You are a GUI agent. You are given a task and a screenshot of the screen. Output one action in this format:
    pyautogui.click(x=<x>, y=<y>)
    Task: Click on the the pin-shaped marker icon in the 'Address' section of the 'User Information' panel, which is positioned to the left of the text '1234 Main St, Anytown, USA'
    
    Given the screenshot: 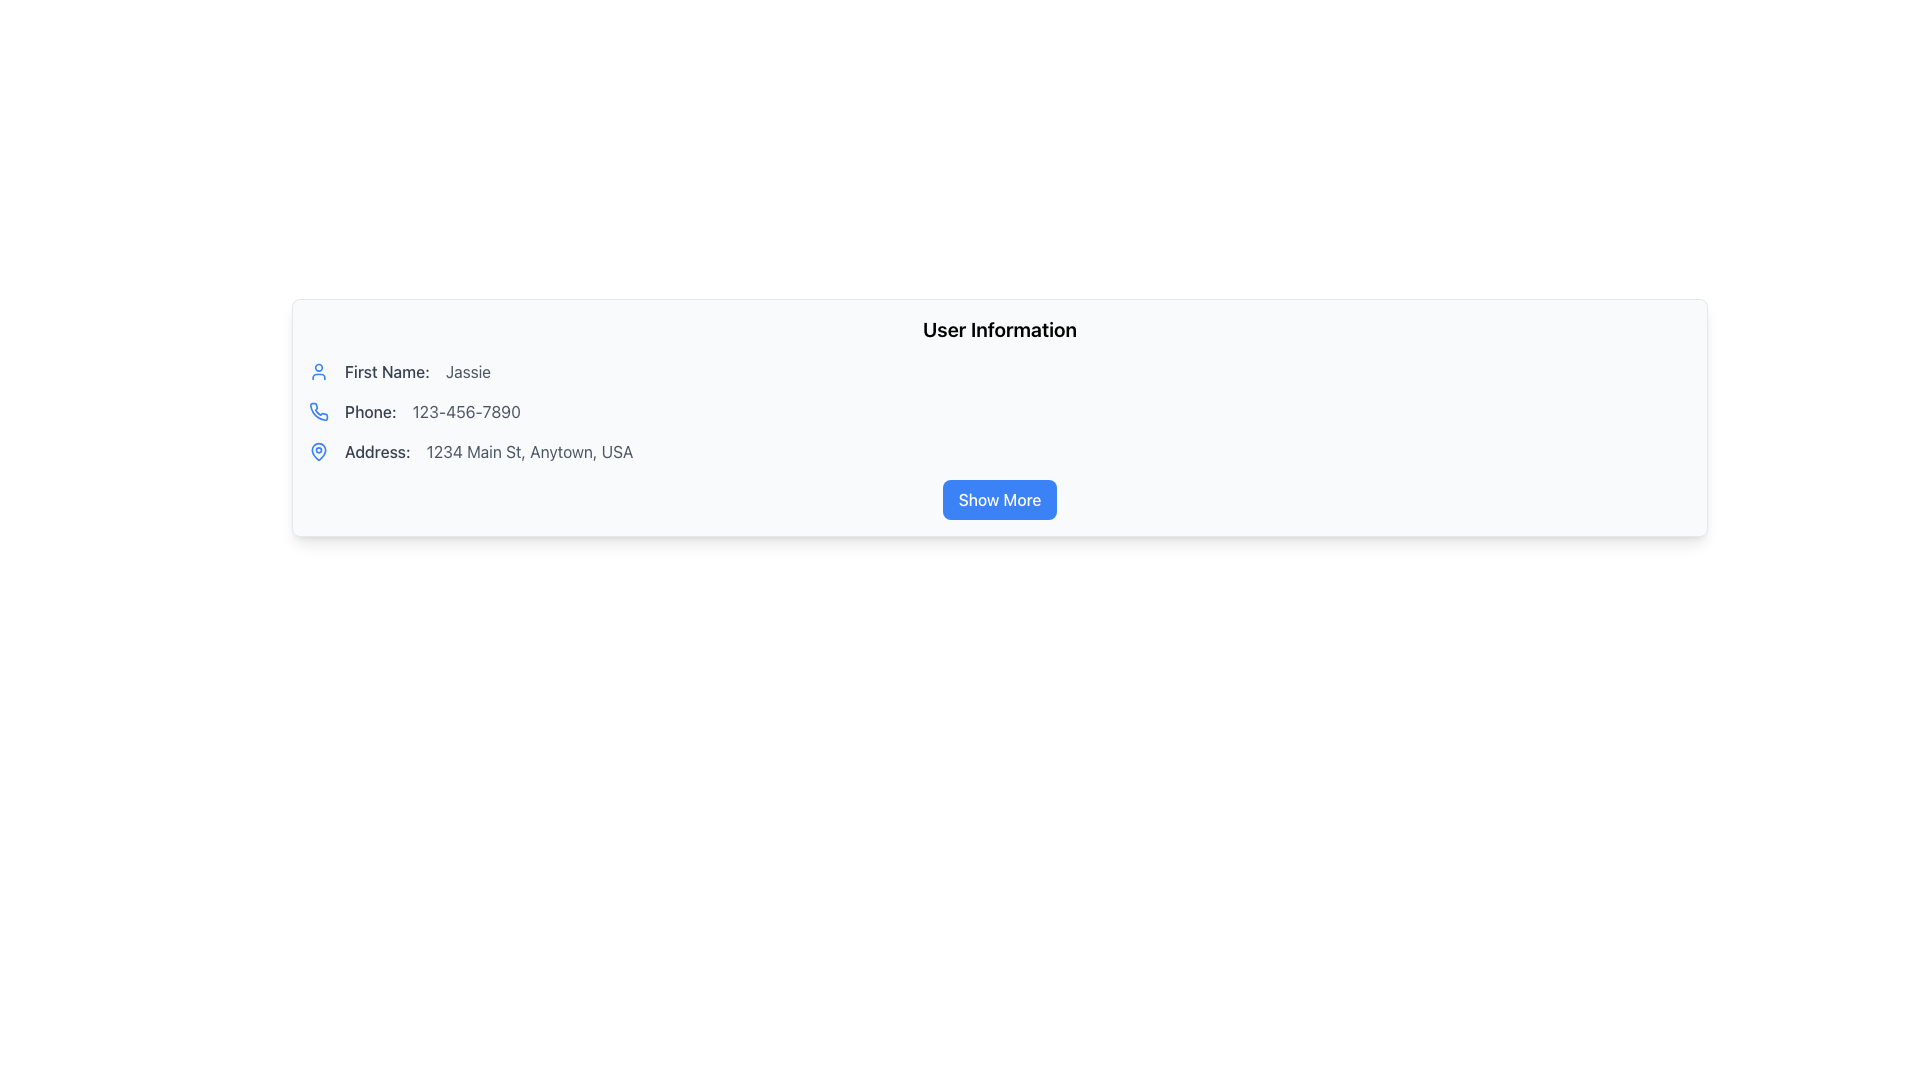 What is the action you would take?
    pyautogui.click(x=317, y=451)
    